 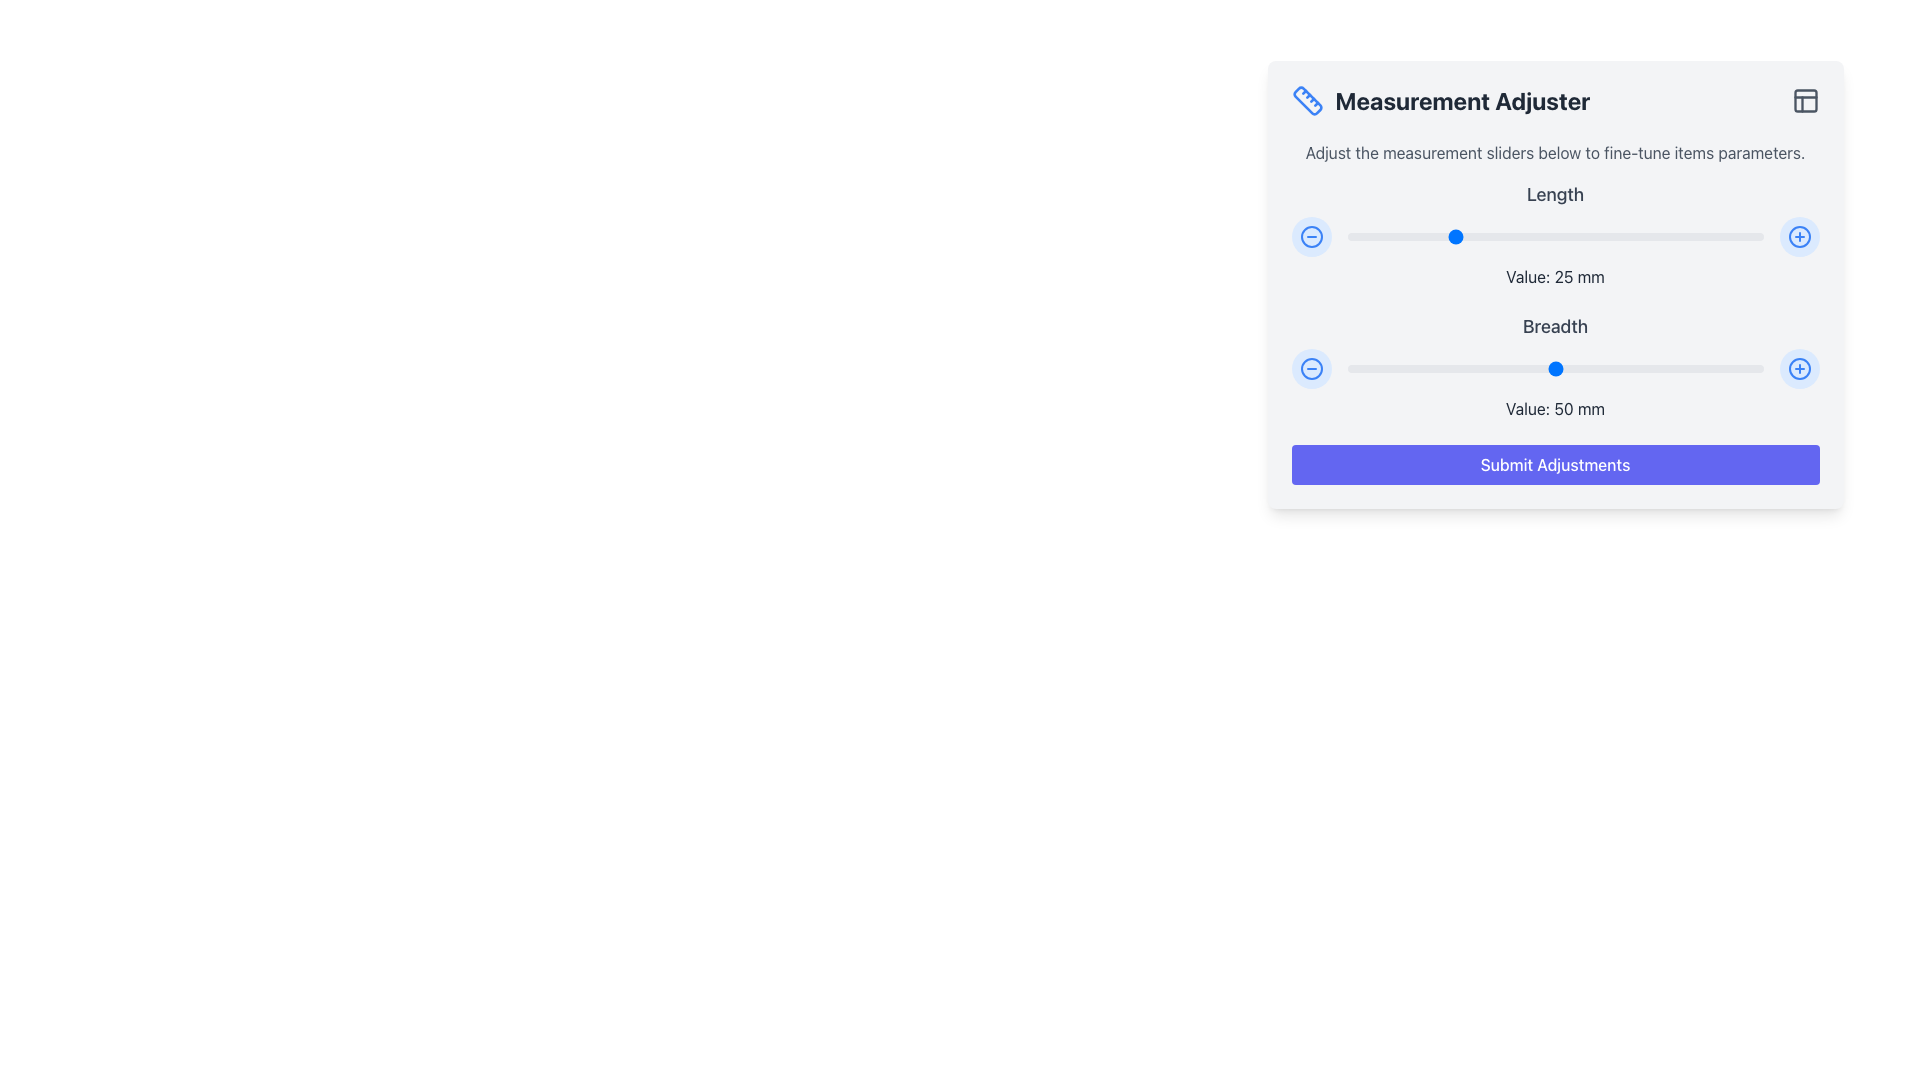 What do you see at coordinates (1601, 235) in the screenshot?
I see `the length` at bounding box center [1601, 235].